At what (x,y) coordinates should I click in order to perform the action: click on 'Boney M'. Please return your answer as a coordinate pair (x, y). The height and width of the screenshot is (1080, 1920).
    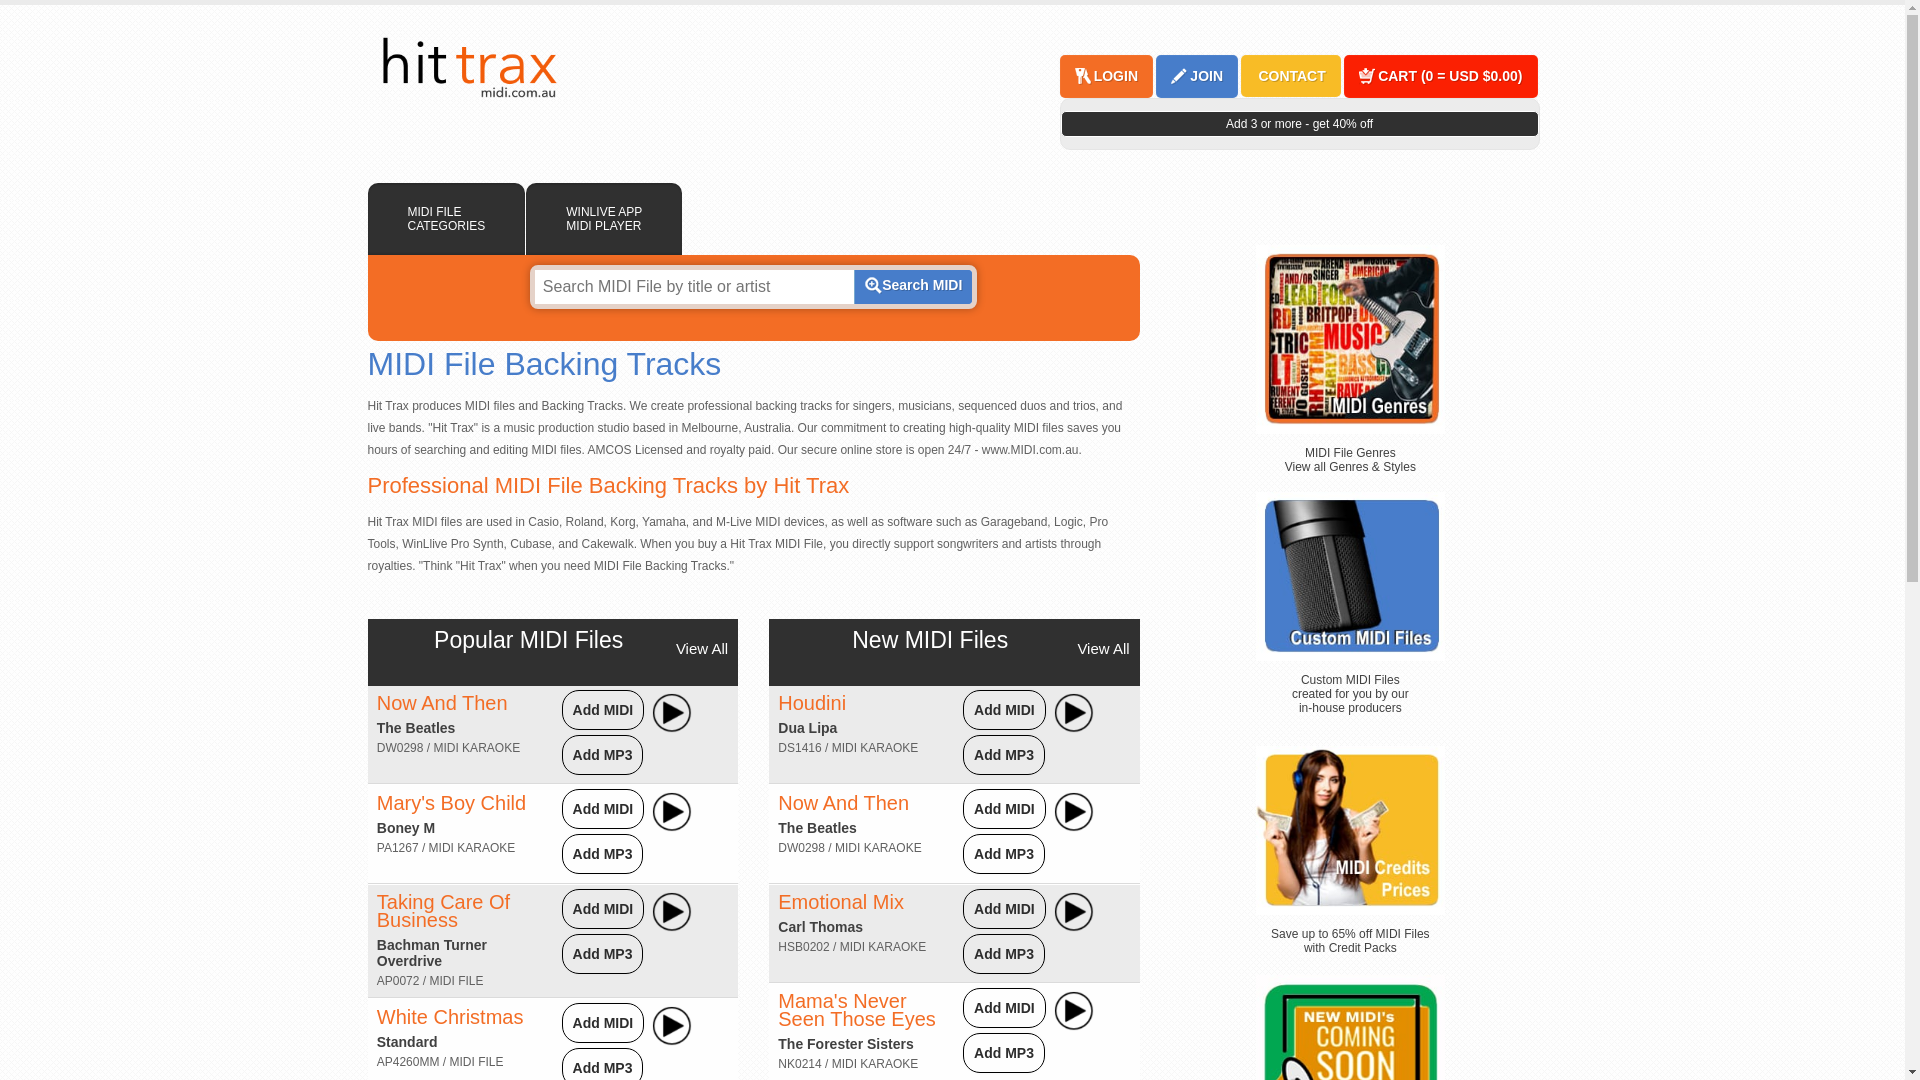
    Looking at the image, I should click on (377, 828).